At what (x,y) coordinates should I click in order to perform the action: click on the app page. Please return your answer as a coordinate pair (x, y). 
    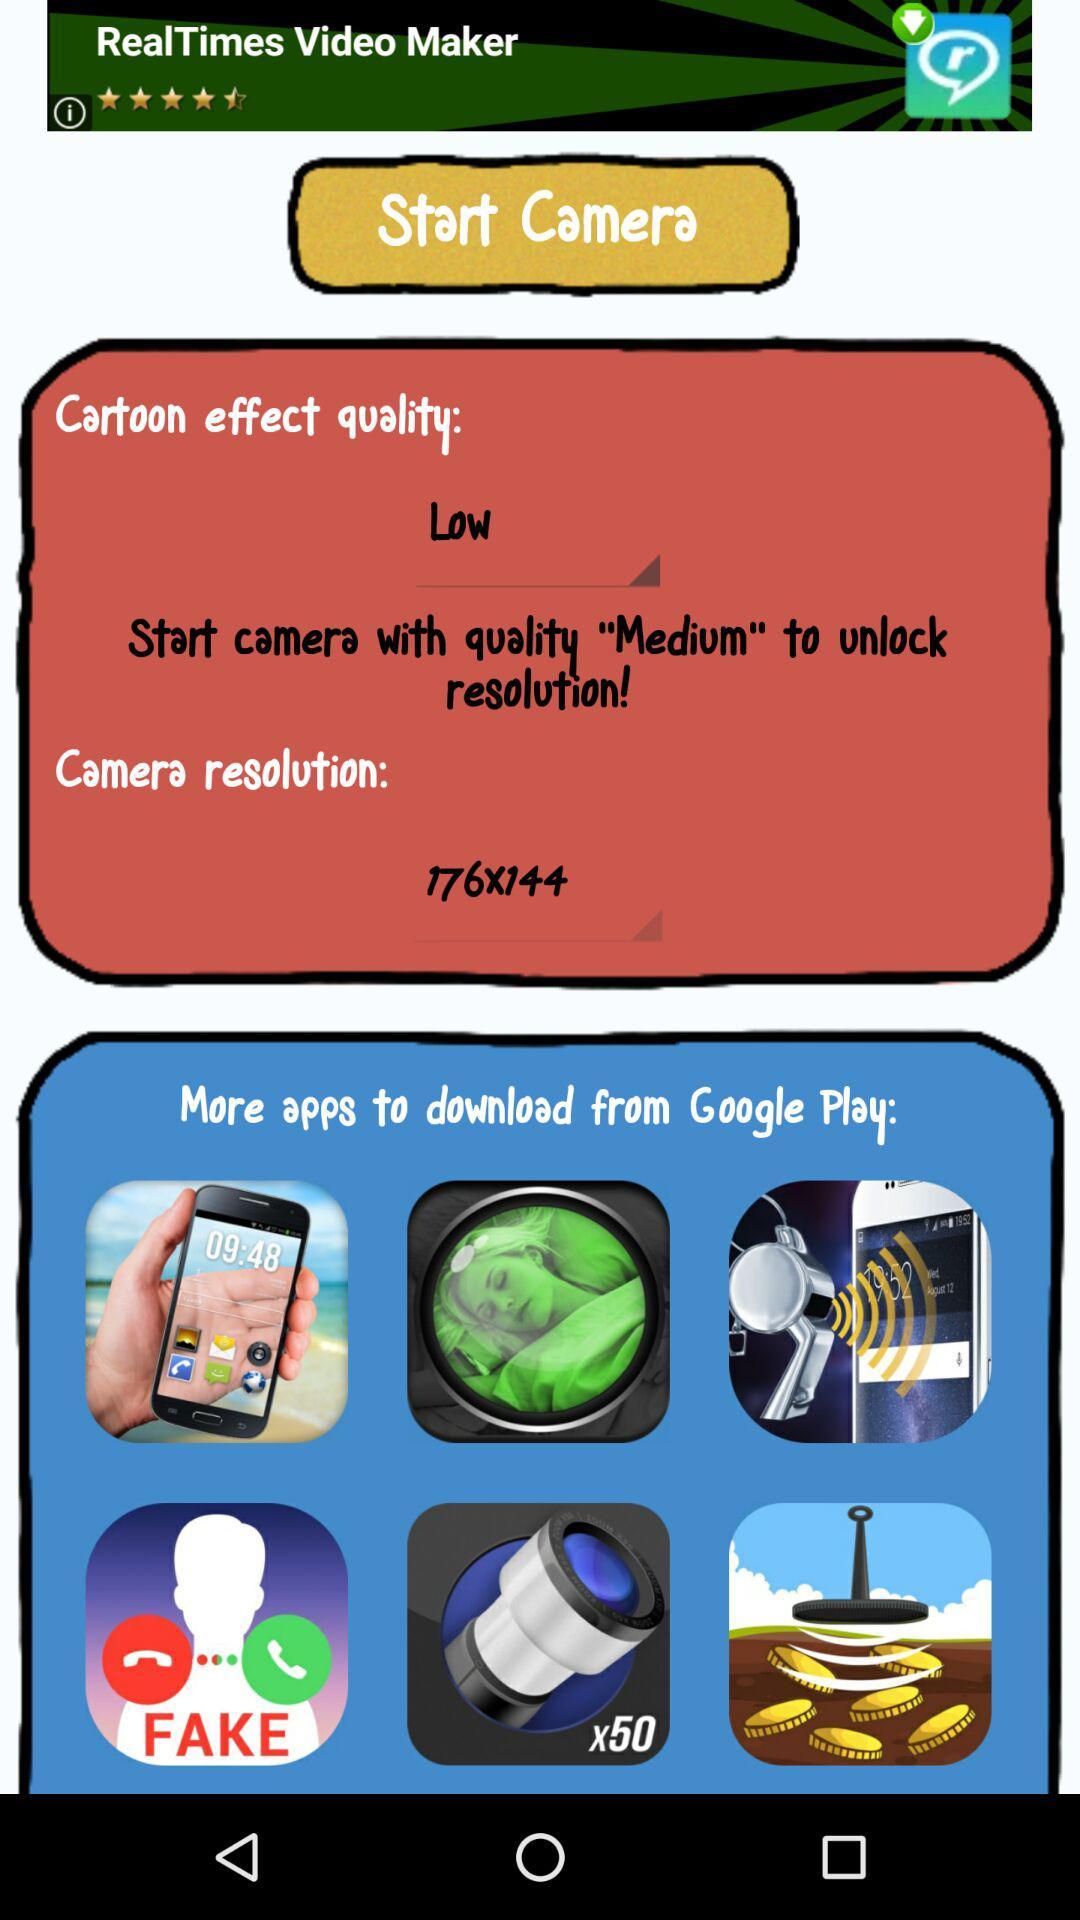
    Looking at the image, I should click on (537, 1311).